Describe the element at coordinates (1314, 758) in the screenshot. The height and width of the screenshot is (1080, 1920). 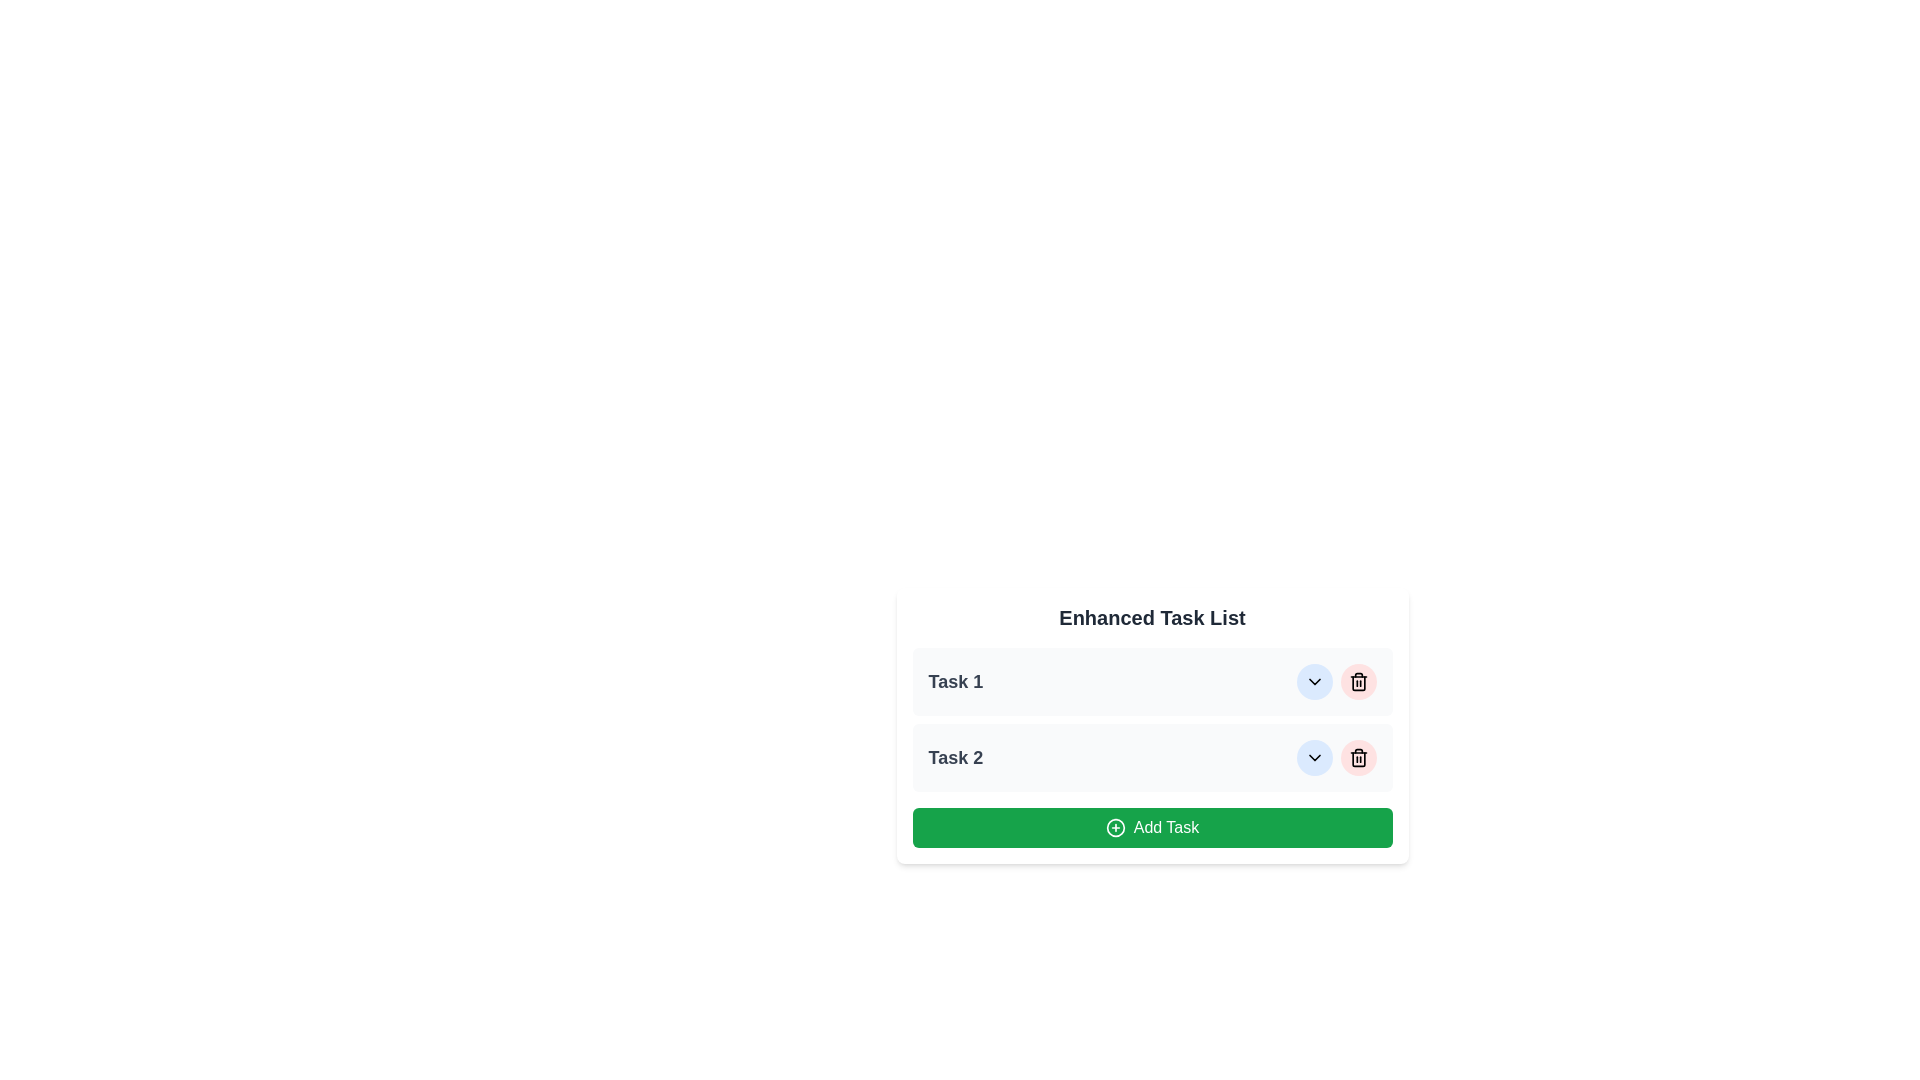
I see `the Dropdown Icon located to the right of the 'Task 2' label` at that location.